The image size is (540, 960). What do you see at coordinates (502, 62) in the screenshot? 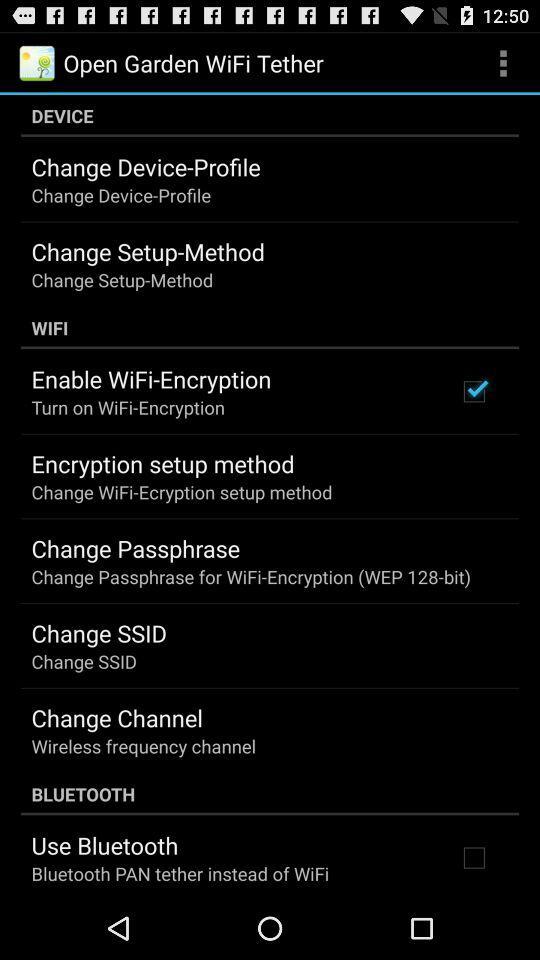
I see `the icon above the device` at bounding box center [502, 62].